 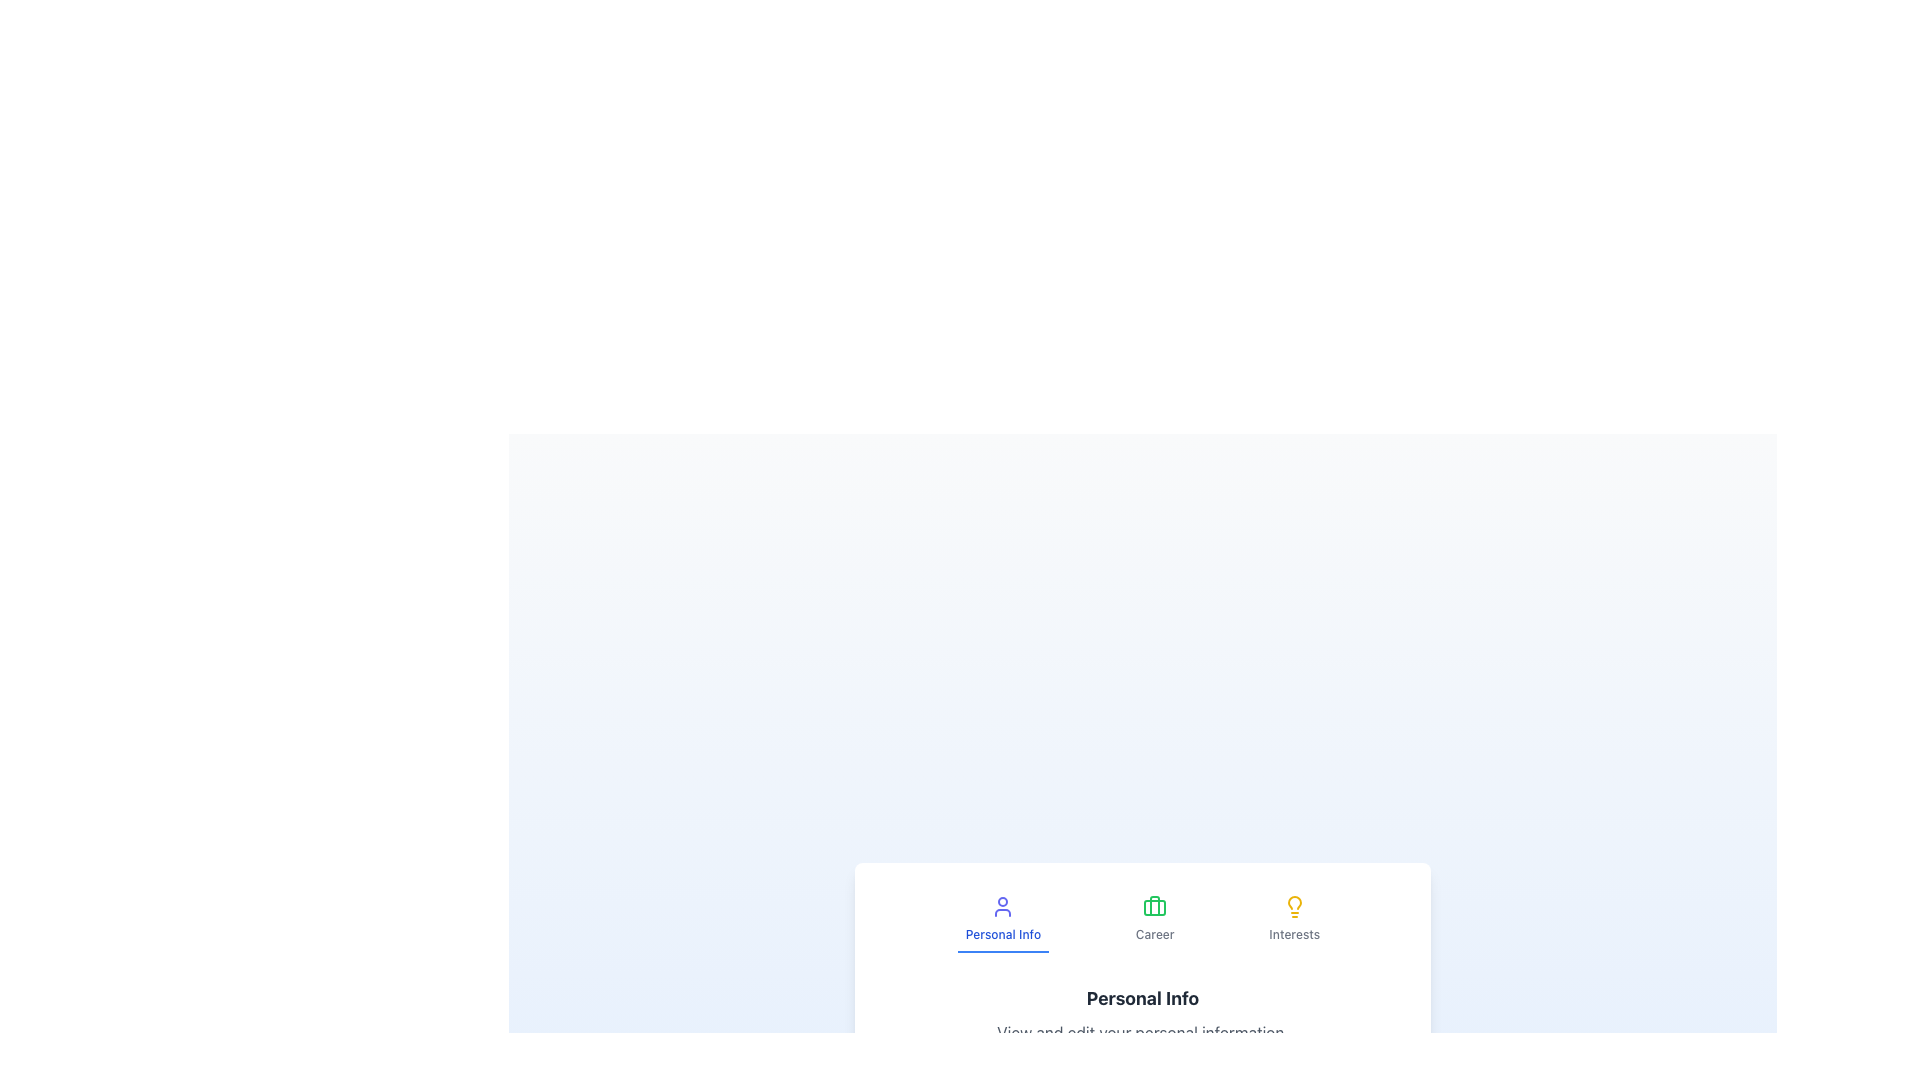 I want to click on the Informational section titled 'Personal Info' with a subtext stating 'View and edit your personal information.', so click(x=1142, y=1014).